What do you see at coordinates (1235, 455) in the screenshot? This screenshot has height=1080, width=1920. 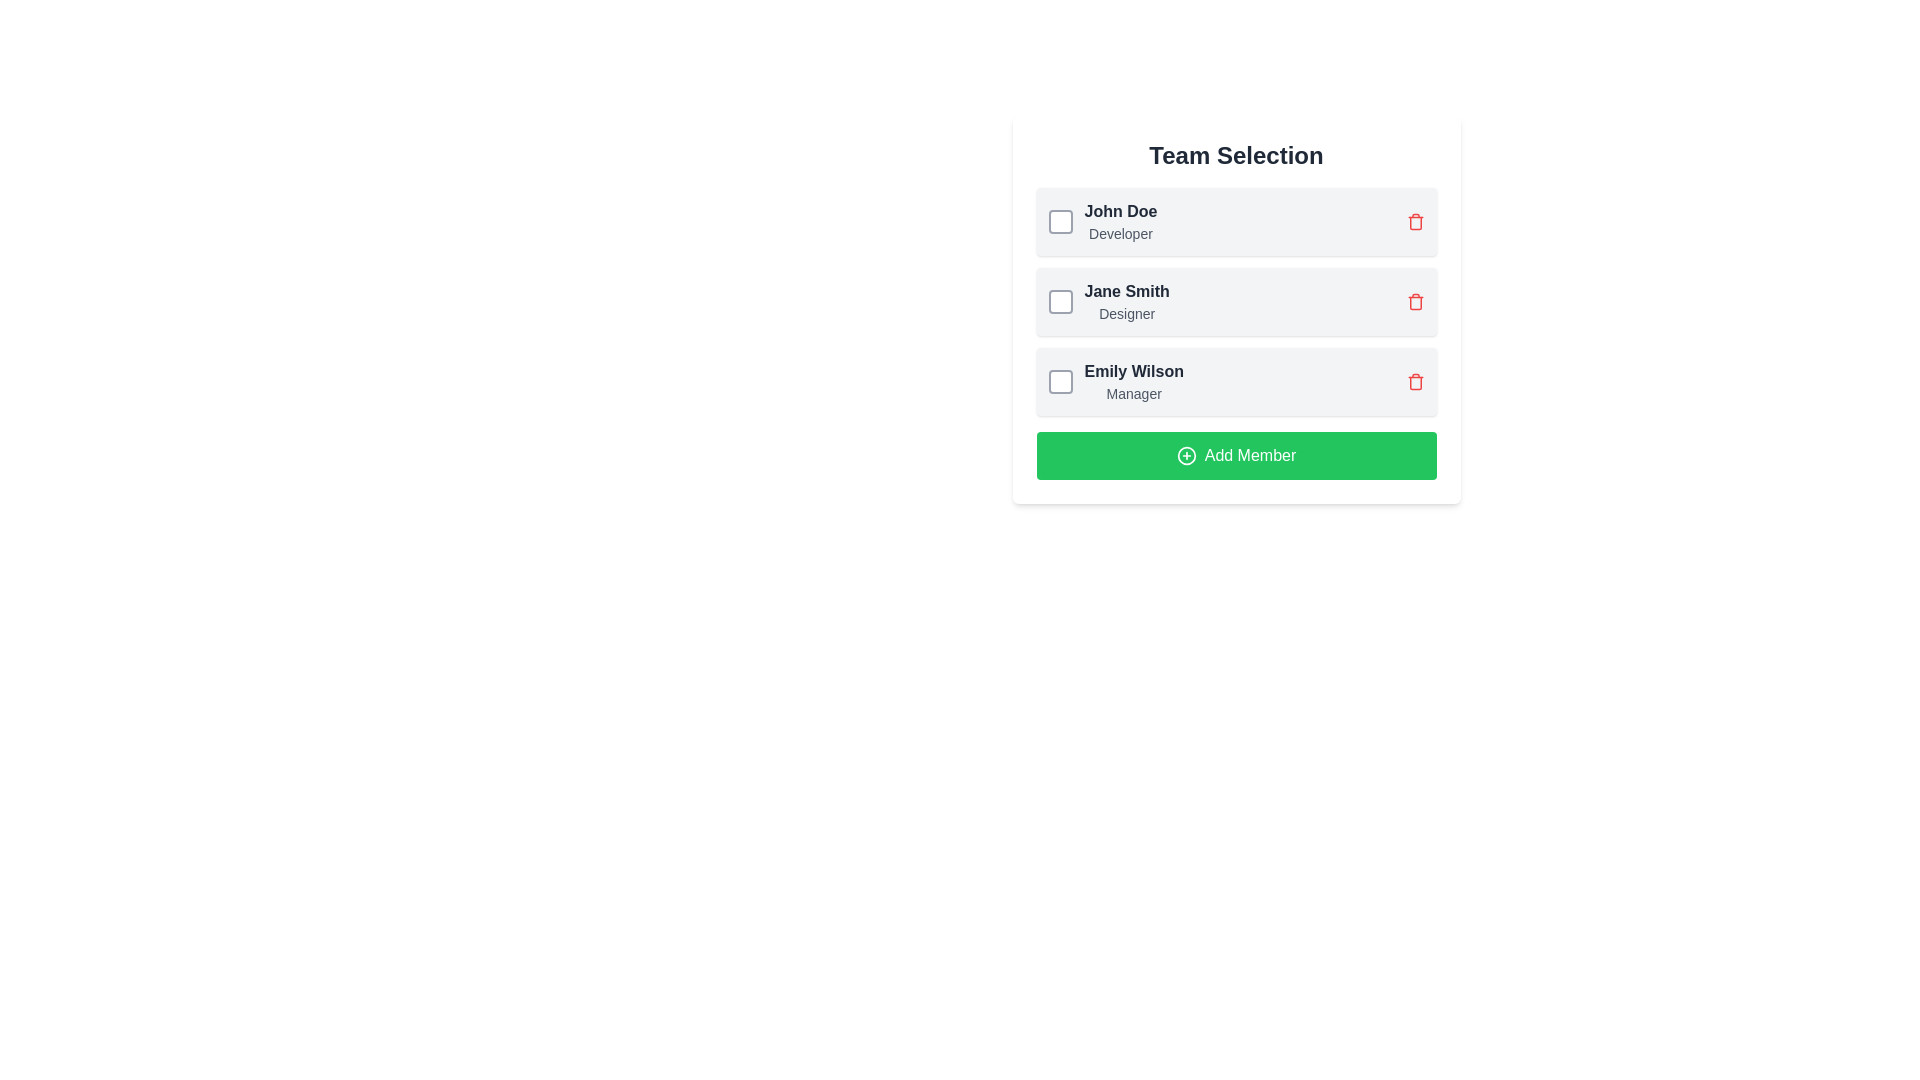 I see `the green 'Add Member' button with rounded corners and a circular plus icon, located at the bottom of the 'Team Selection' panel` at bounding box center [1235, 455].